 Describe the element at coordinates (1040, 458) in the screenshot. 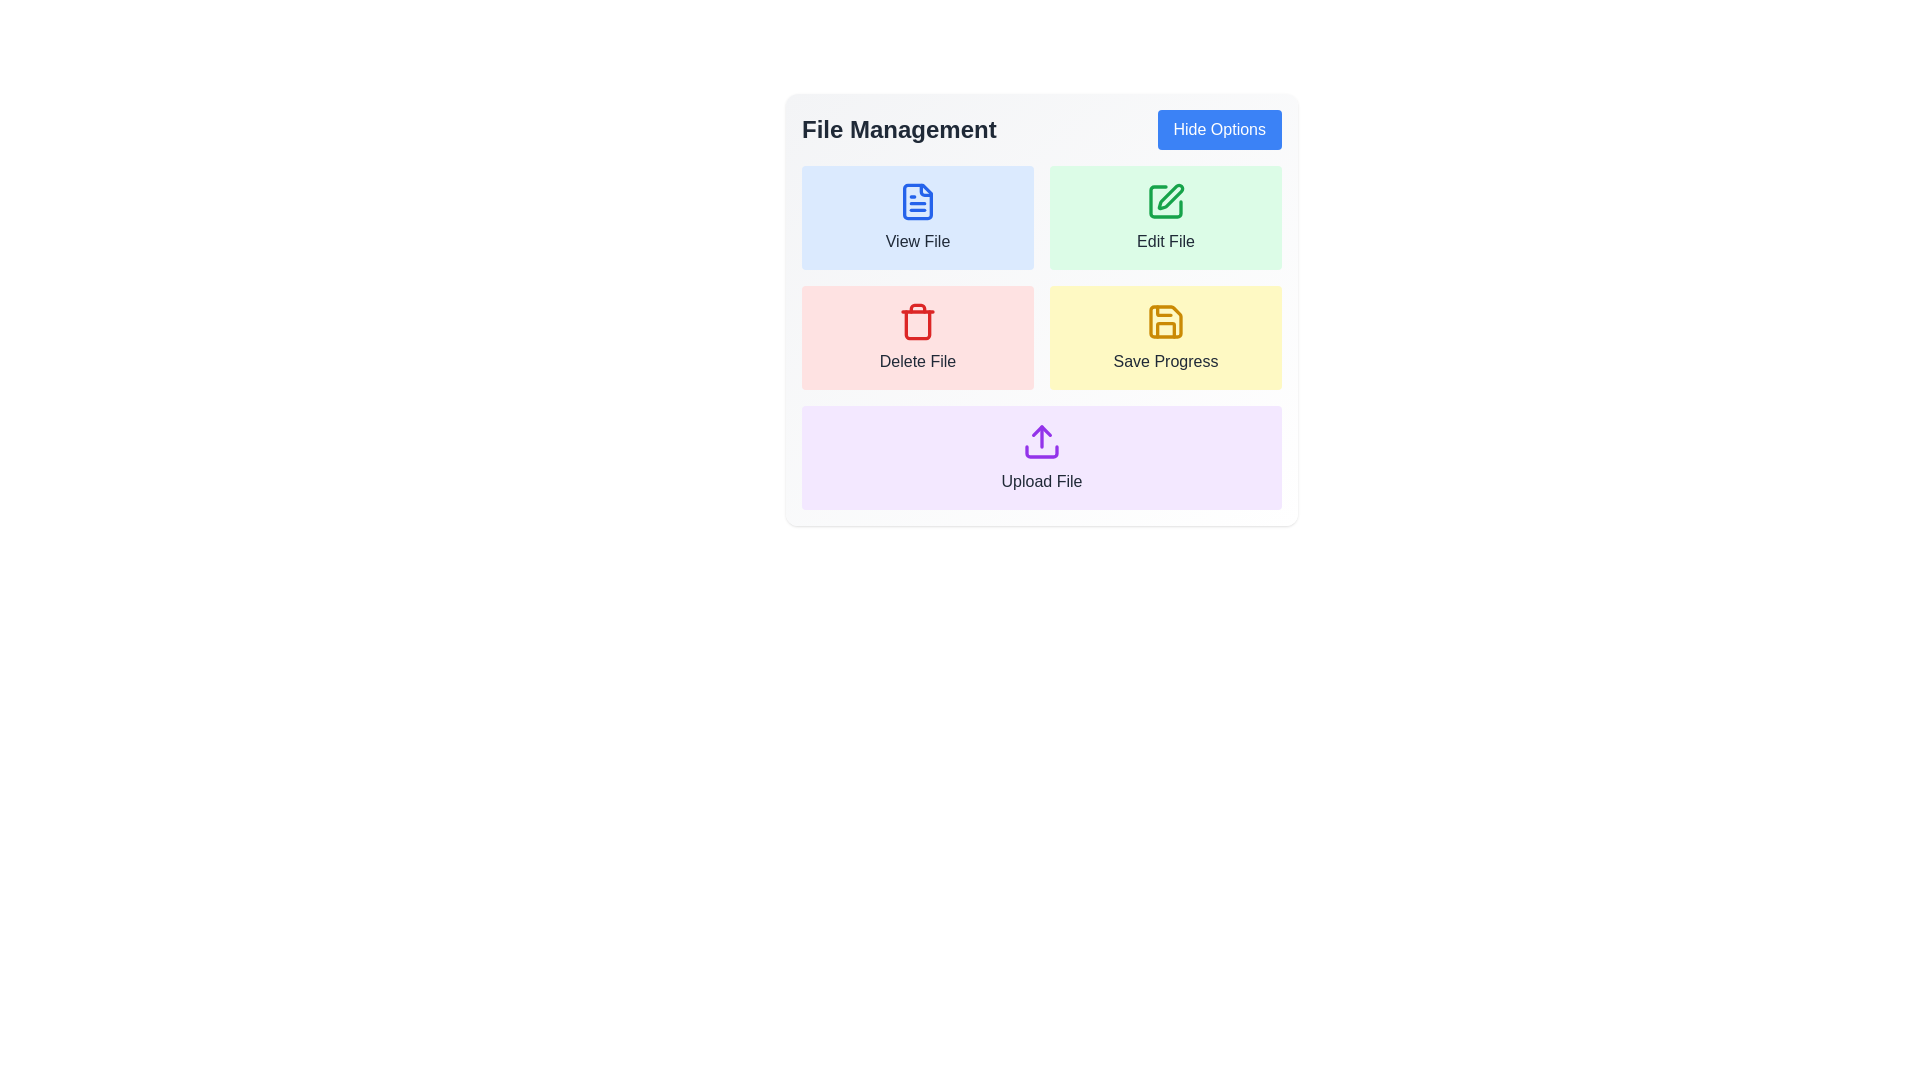

I see `the file upload button located at the bottom of the 'File Management' grid layout by` at that location.